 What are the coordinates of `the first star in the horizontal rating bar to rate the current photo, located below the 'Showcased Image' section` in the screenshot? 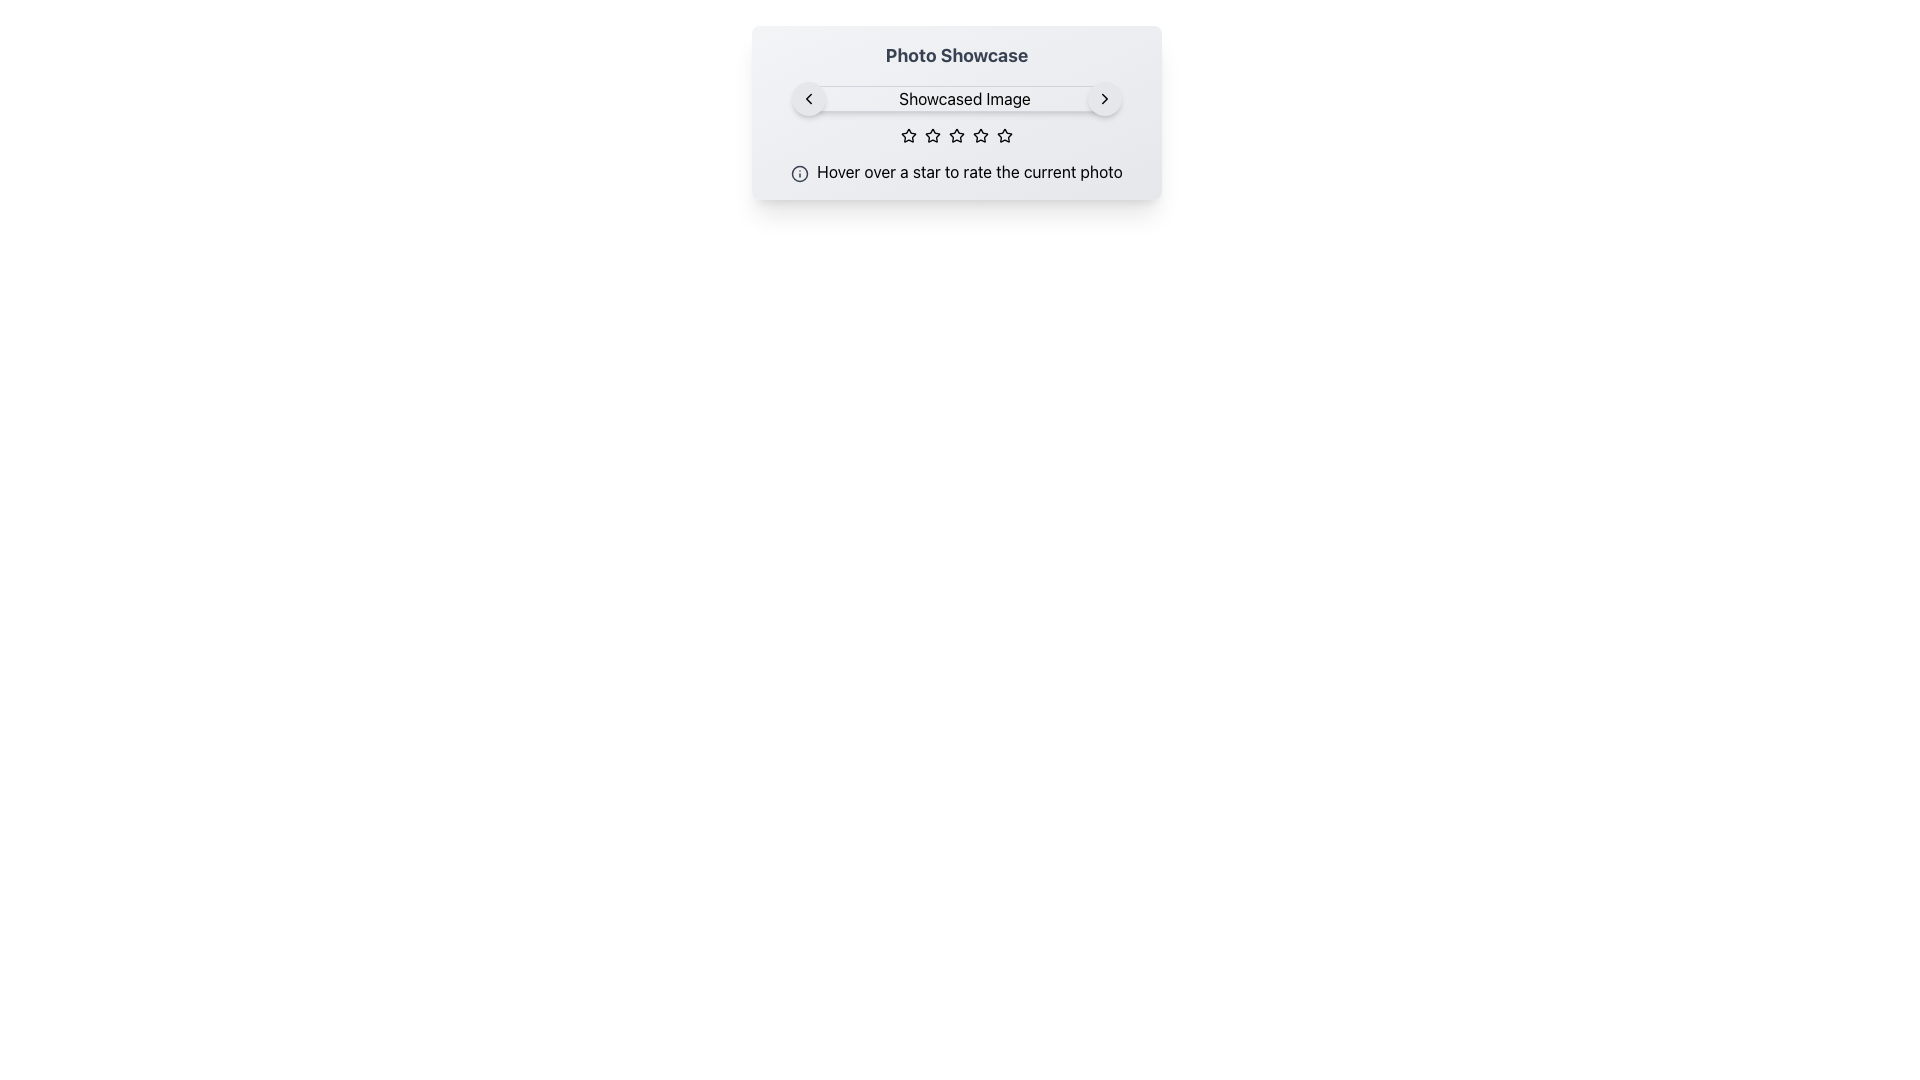 It's located at (907, 135).